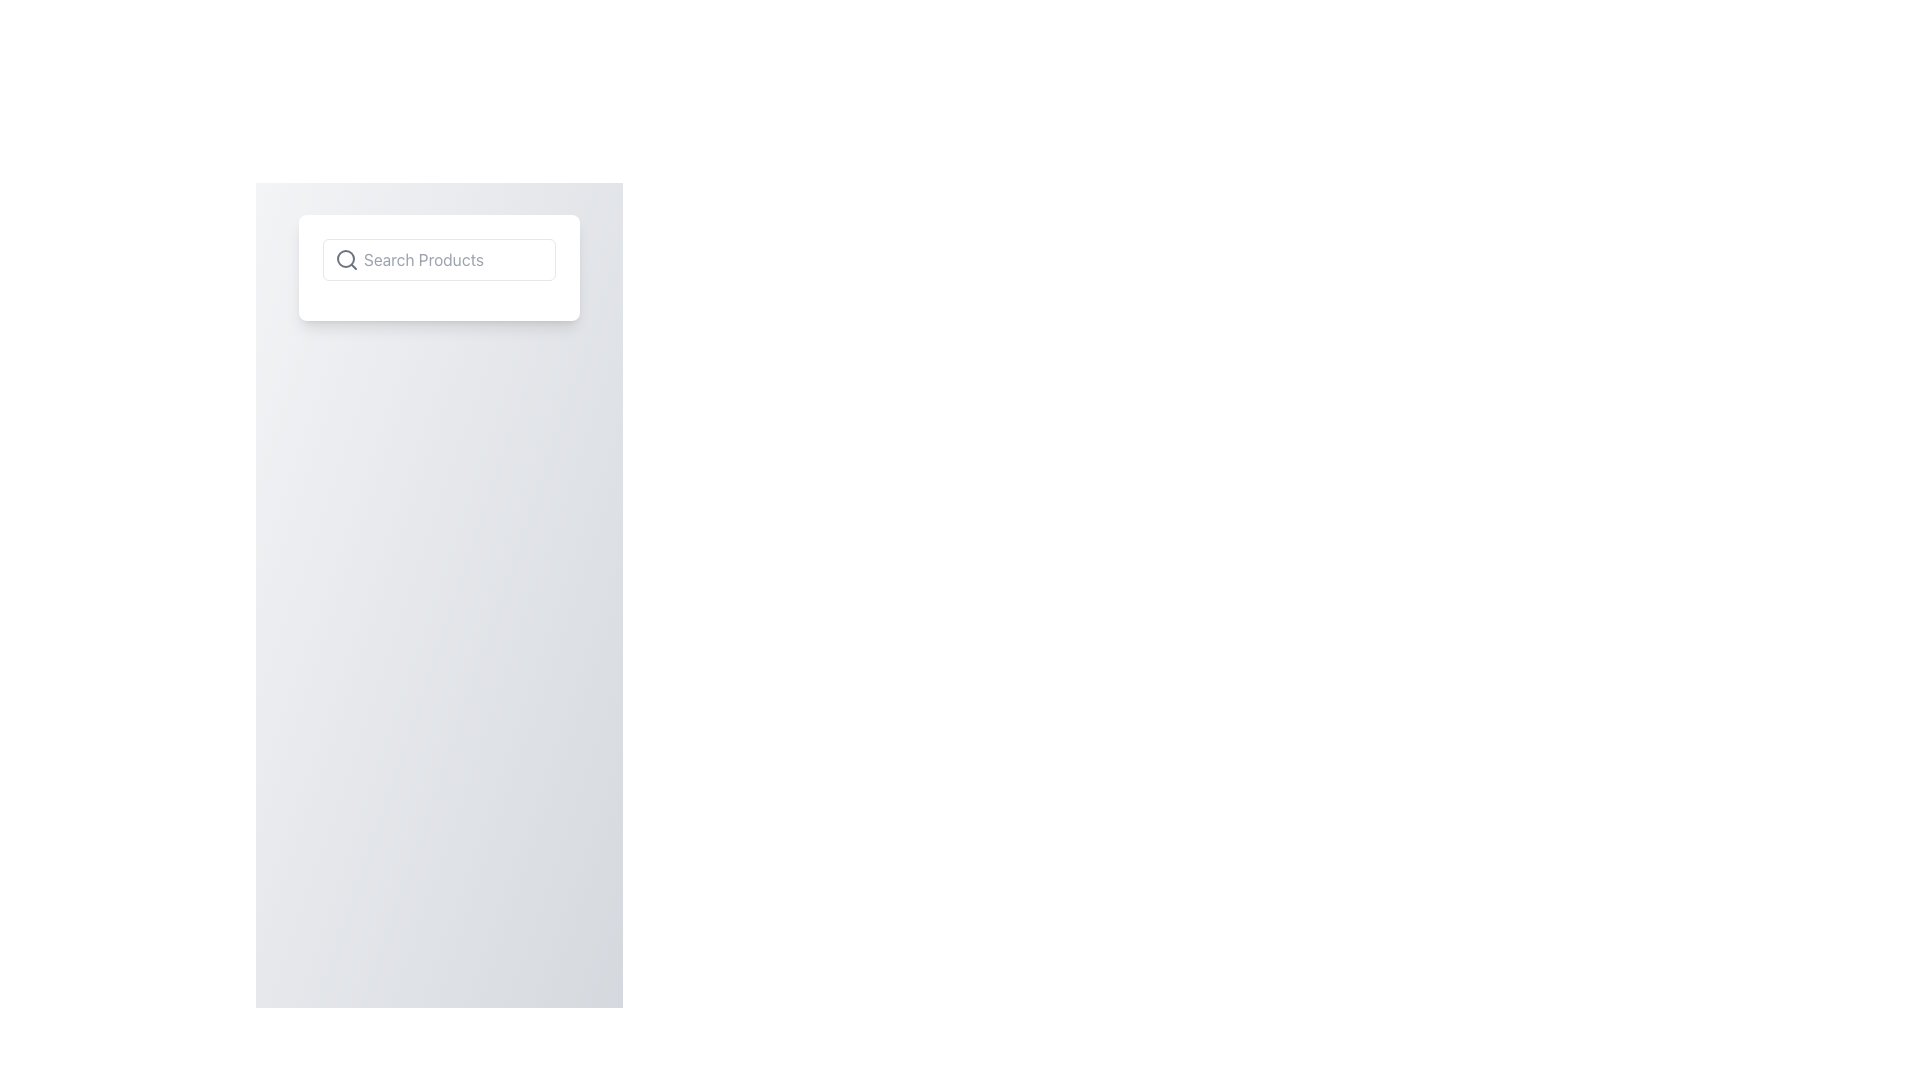 Image resolution: width=1920 pixels, height=1080 pixels. Describe the element at coordinates (438, 258) in the screenshot. I see `the text input field` at that location.